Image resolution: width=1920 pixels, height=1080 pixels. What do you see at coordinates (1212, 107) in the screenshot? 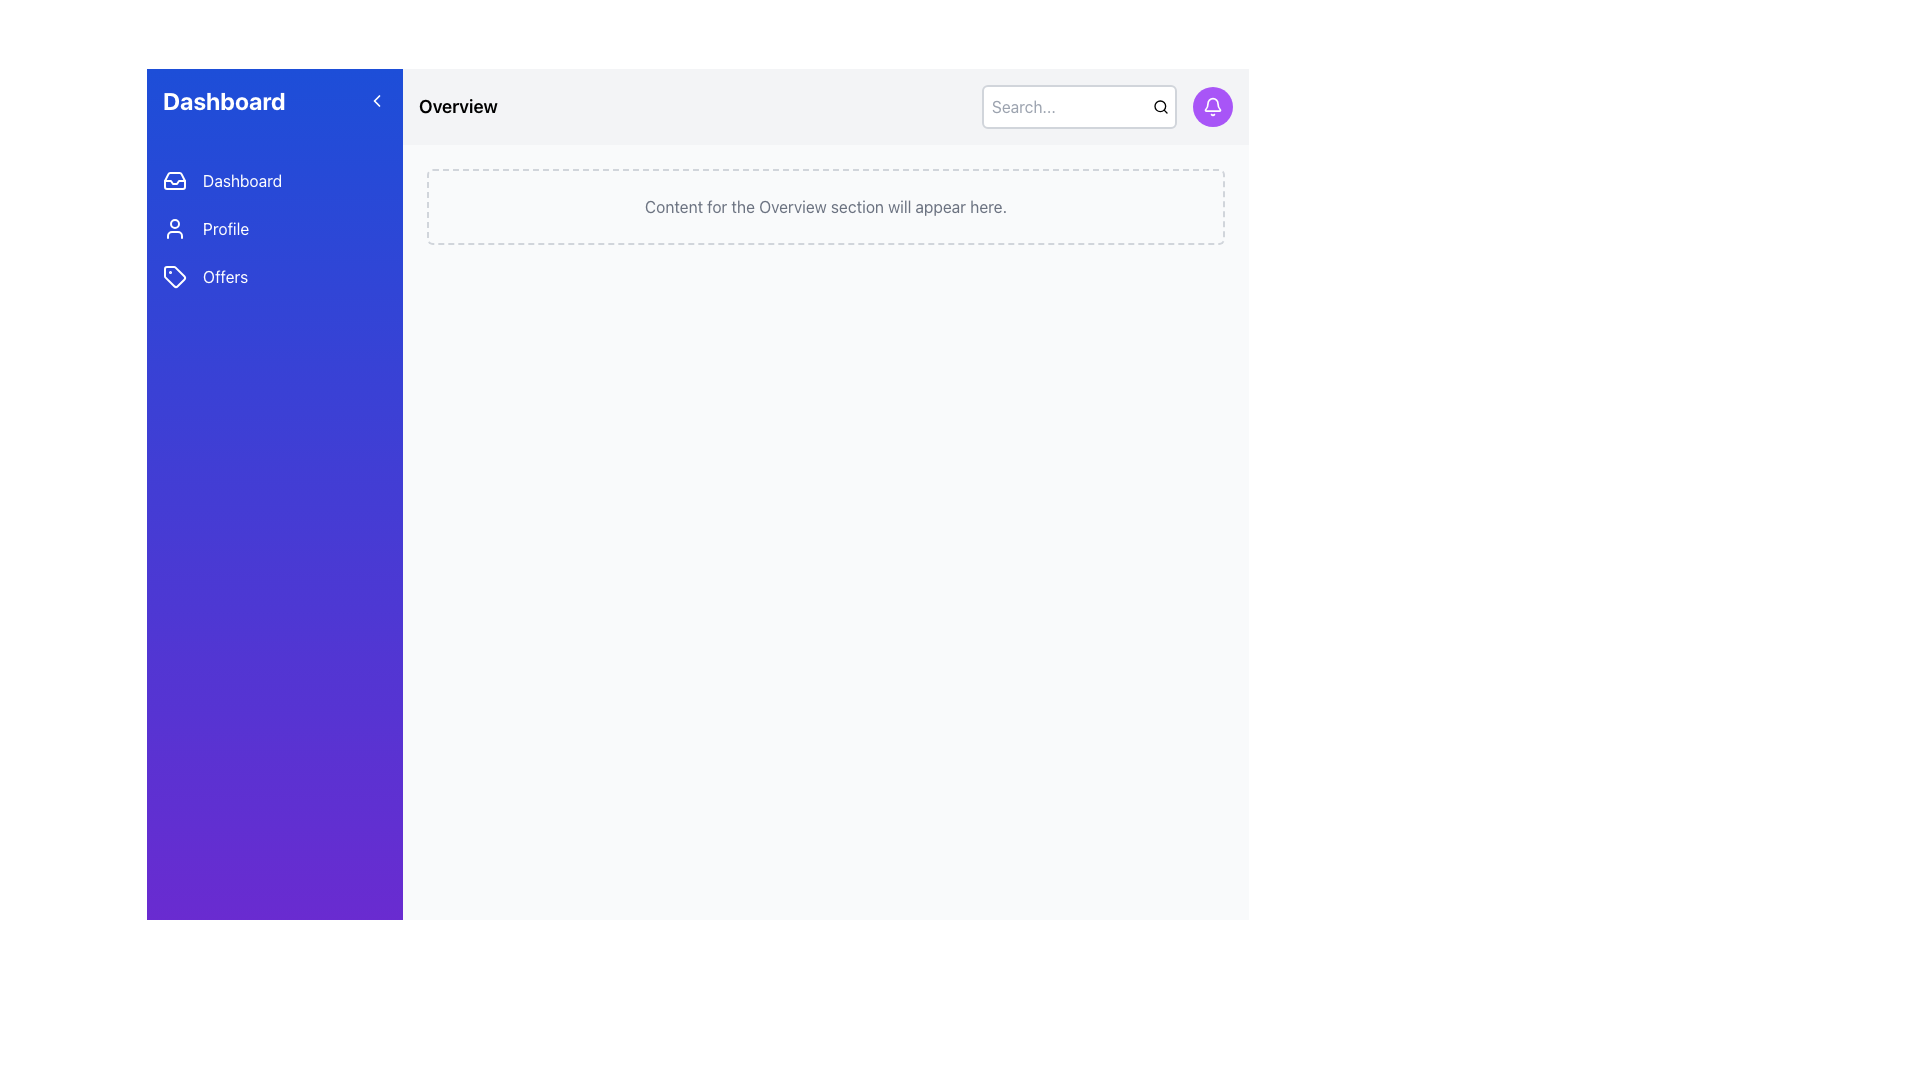
I see `the notification icon located at the top-right corner inside a purple circular background` at bounding box center [1212, 107].